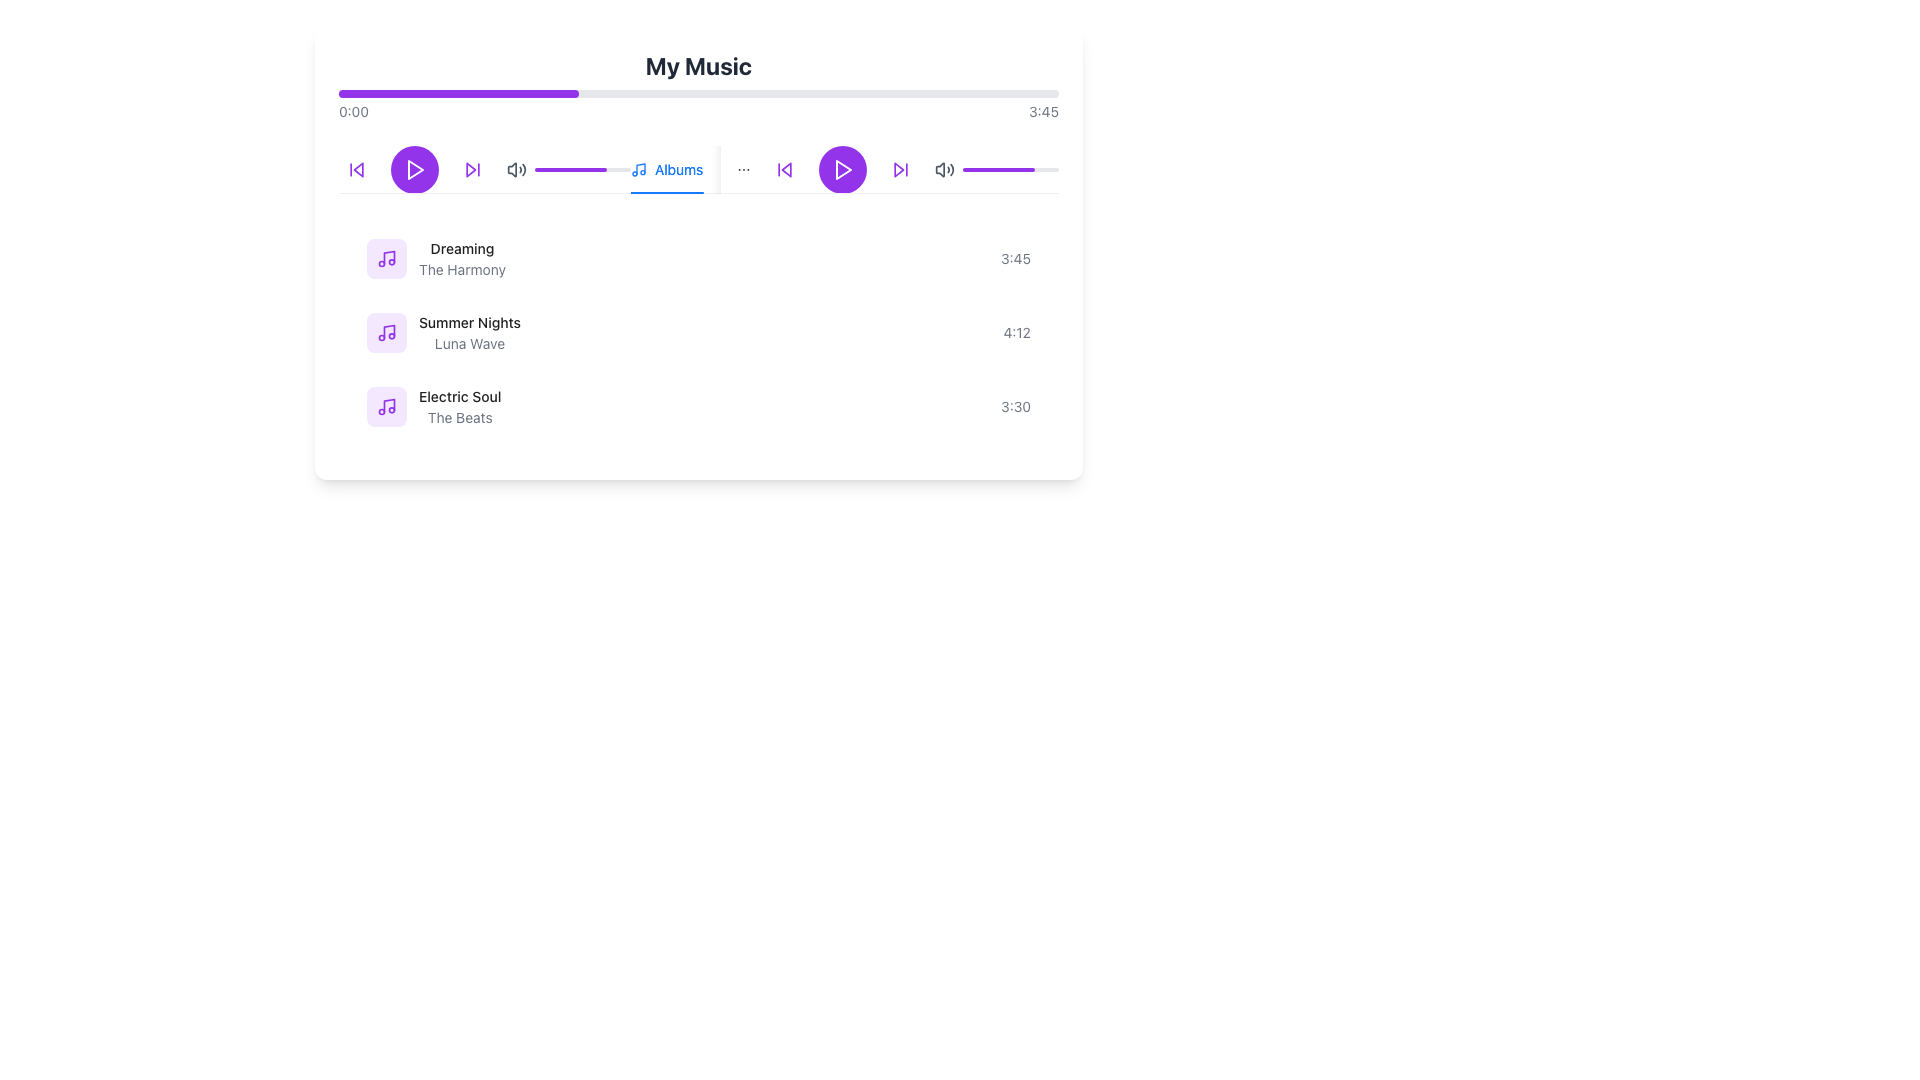  I want to click on the skip button located as the fourth button from the left in the playback control toolbar, so click(900, 168).